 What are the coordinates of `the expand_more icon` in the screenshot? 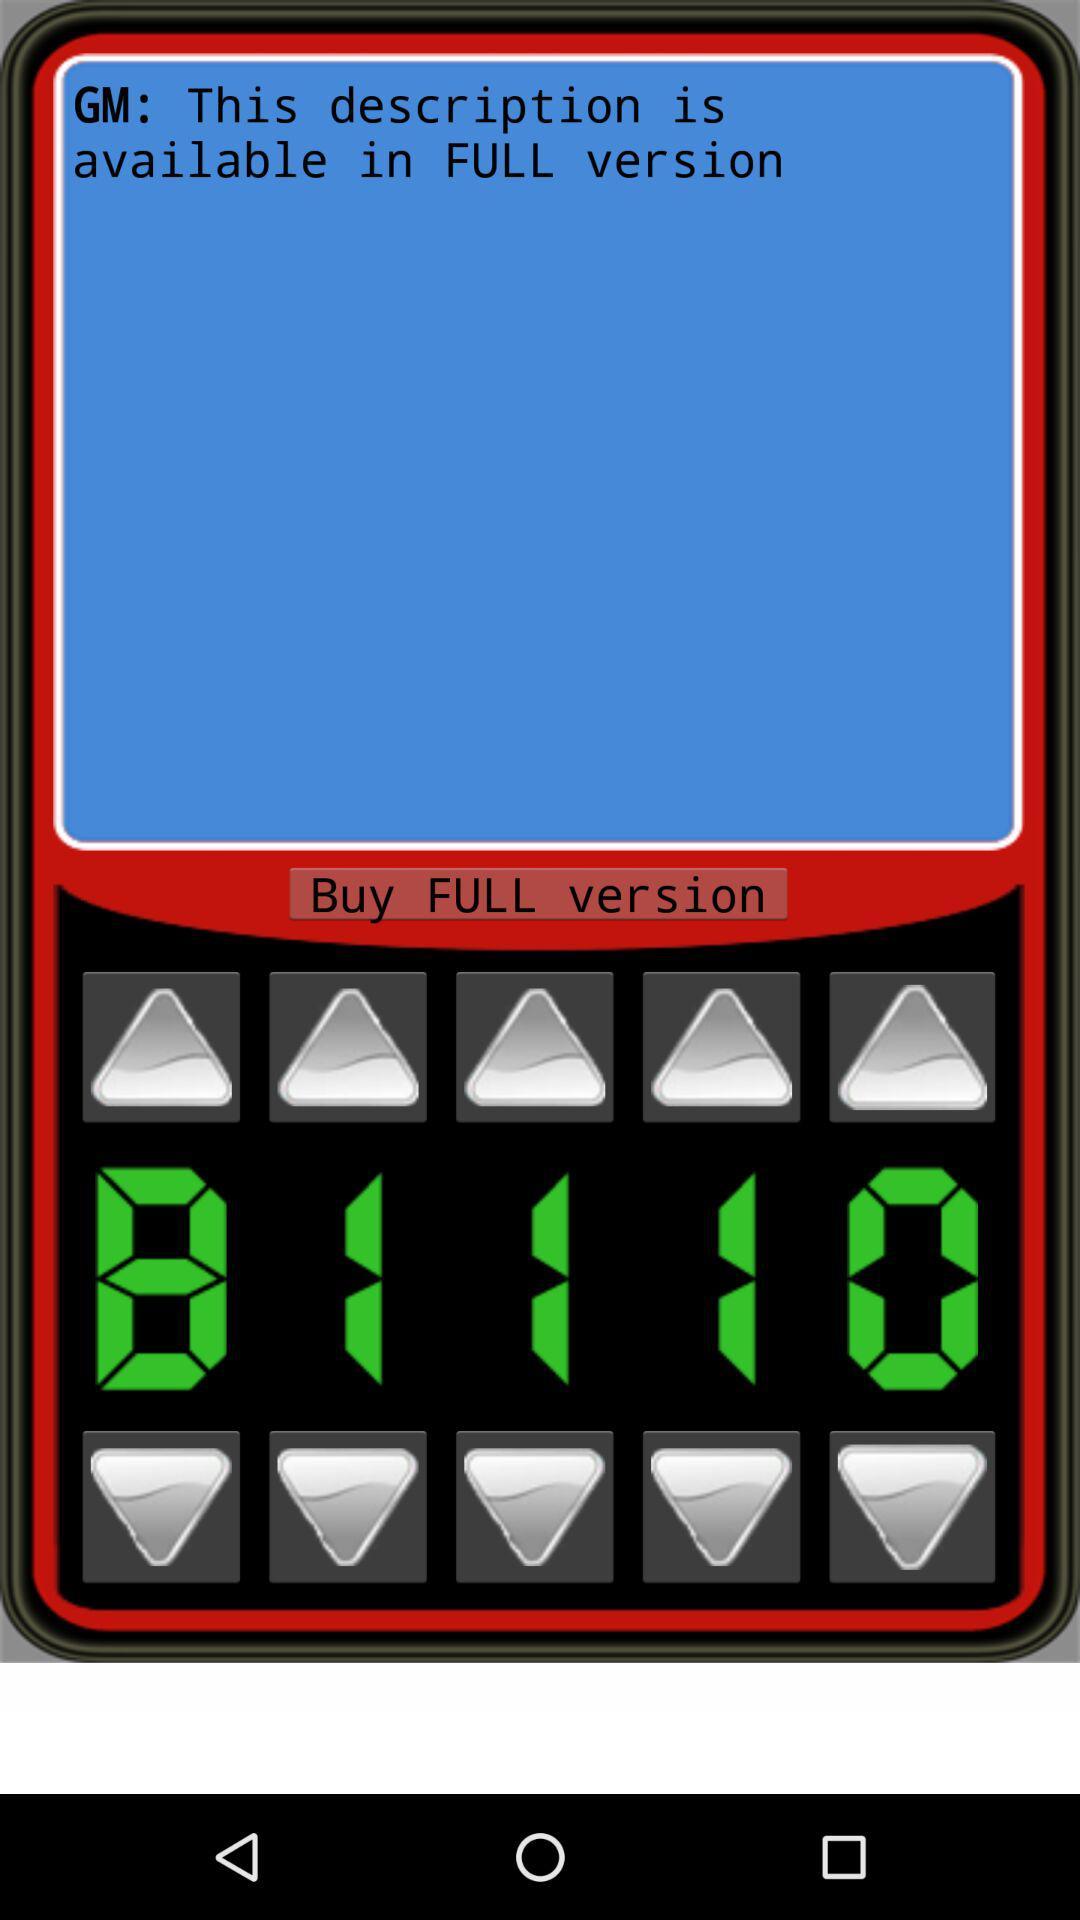 It's located at (346, 1612).